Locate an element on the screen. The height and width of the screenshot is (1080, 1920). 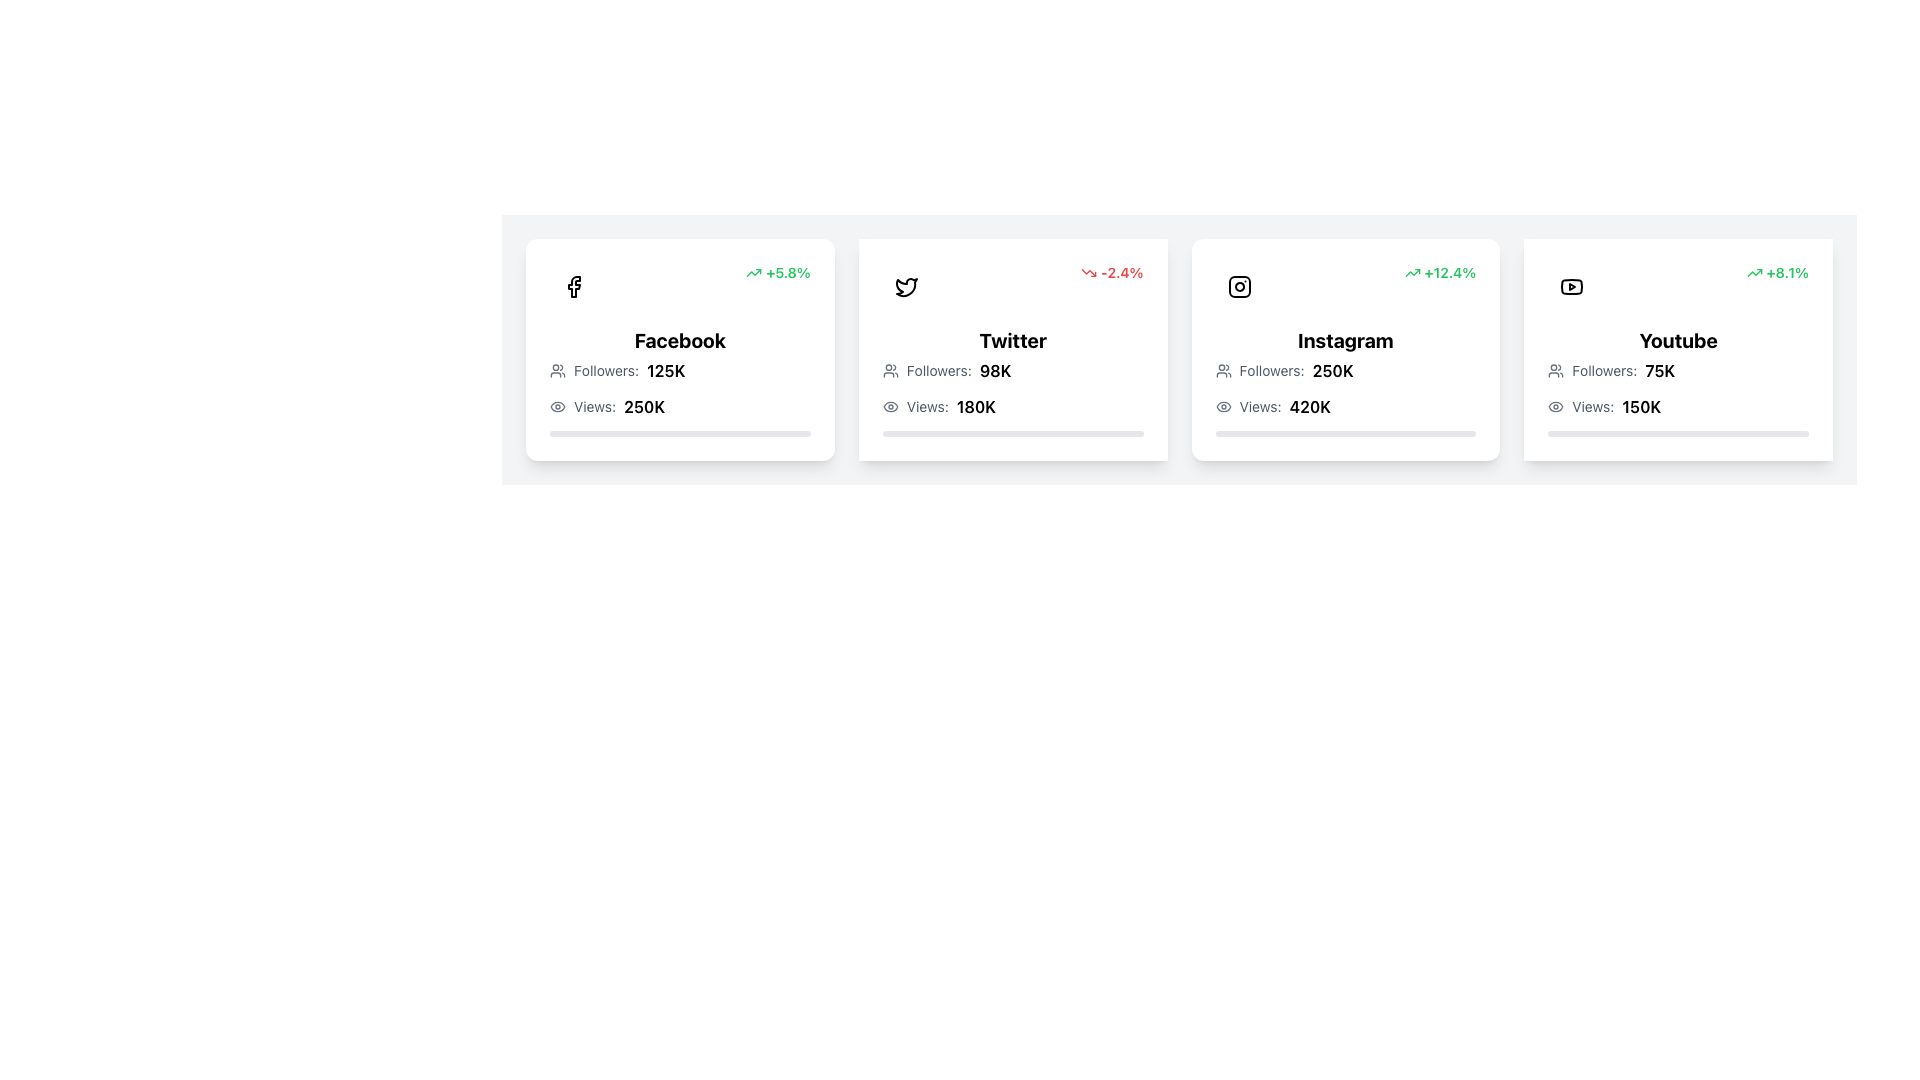
value represented by the bold text '250K' located in the 'Followers:' section of the Instagram card on the dashboard is located at coordinates (1333, 370).